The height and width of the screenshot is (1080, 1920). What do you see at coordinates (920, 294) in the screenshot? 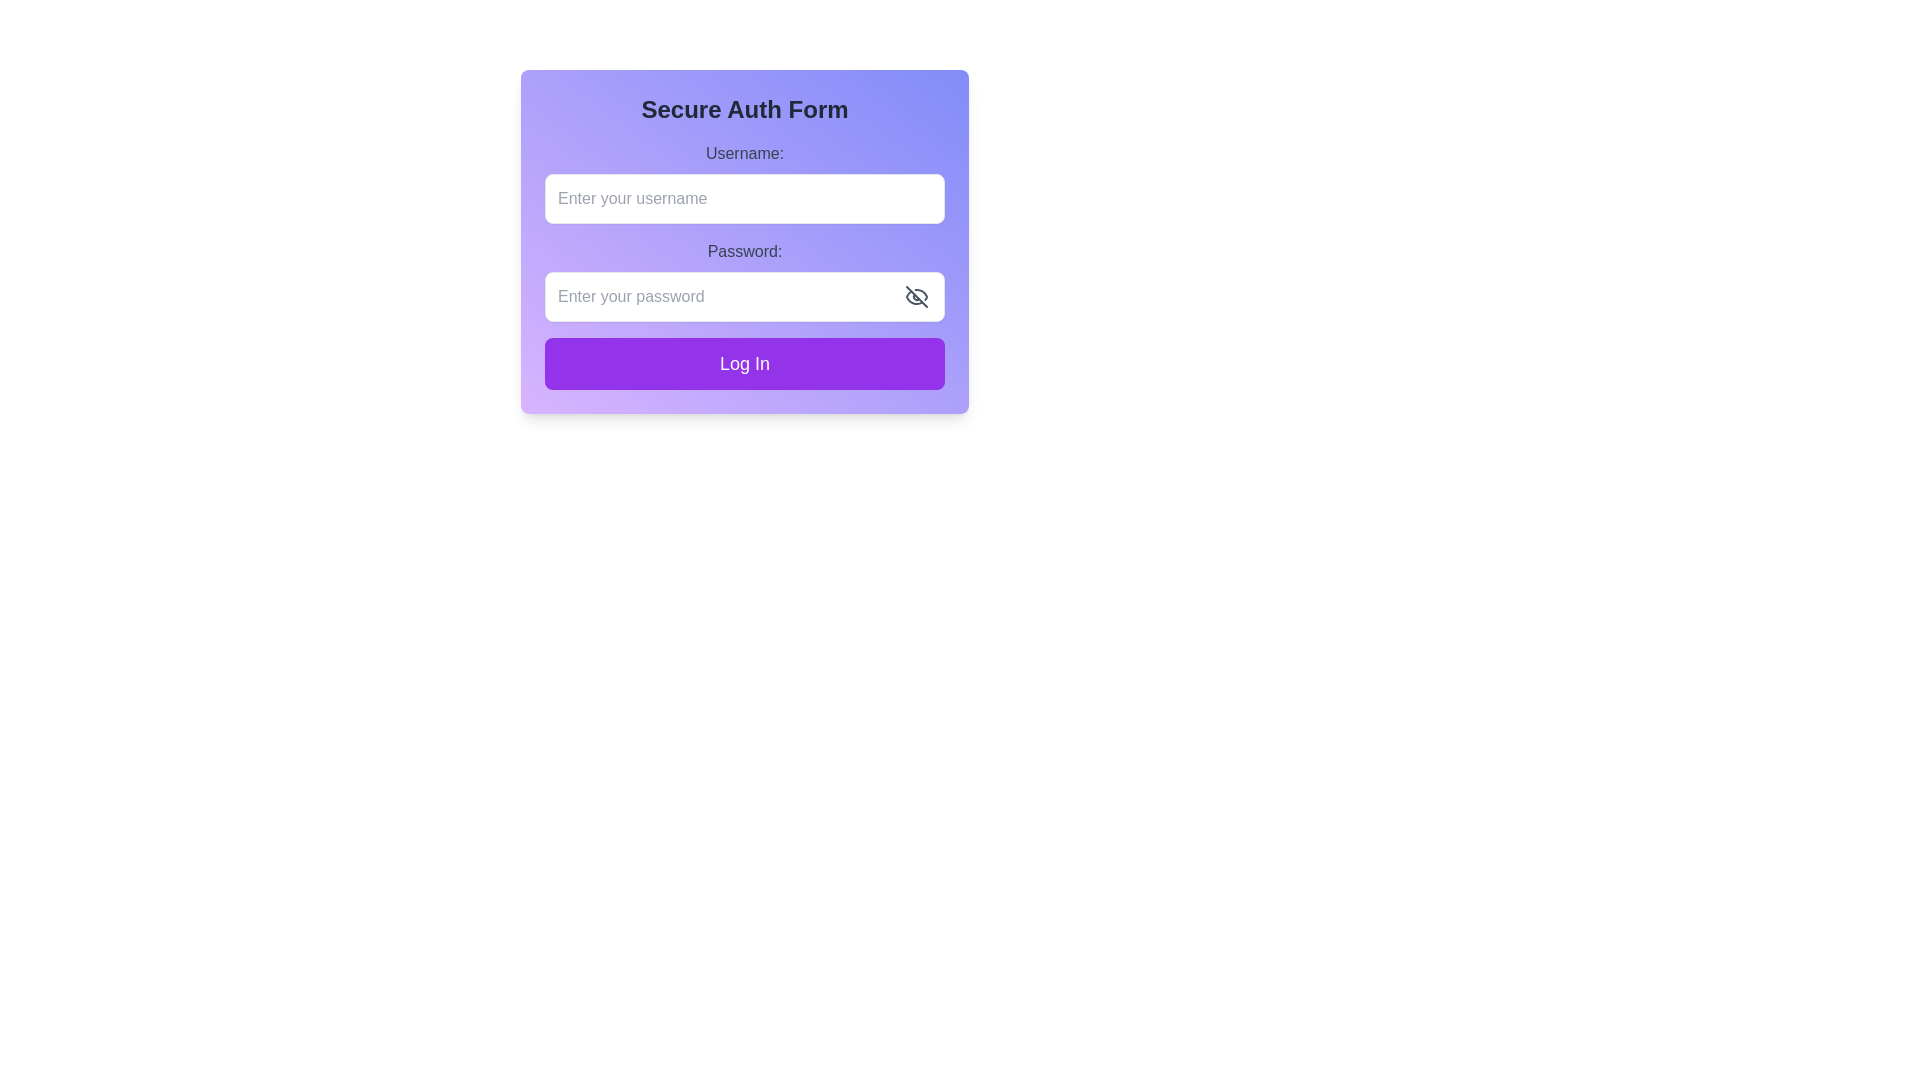
I see `the upper curved part of the eye-off icon, which is positioned top-right near the password input field` at bounding box center [920, 294].